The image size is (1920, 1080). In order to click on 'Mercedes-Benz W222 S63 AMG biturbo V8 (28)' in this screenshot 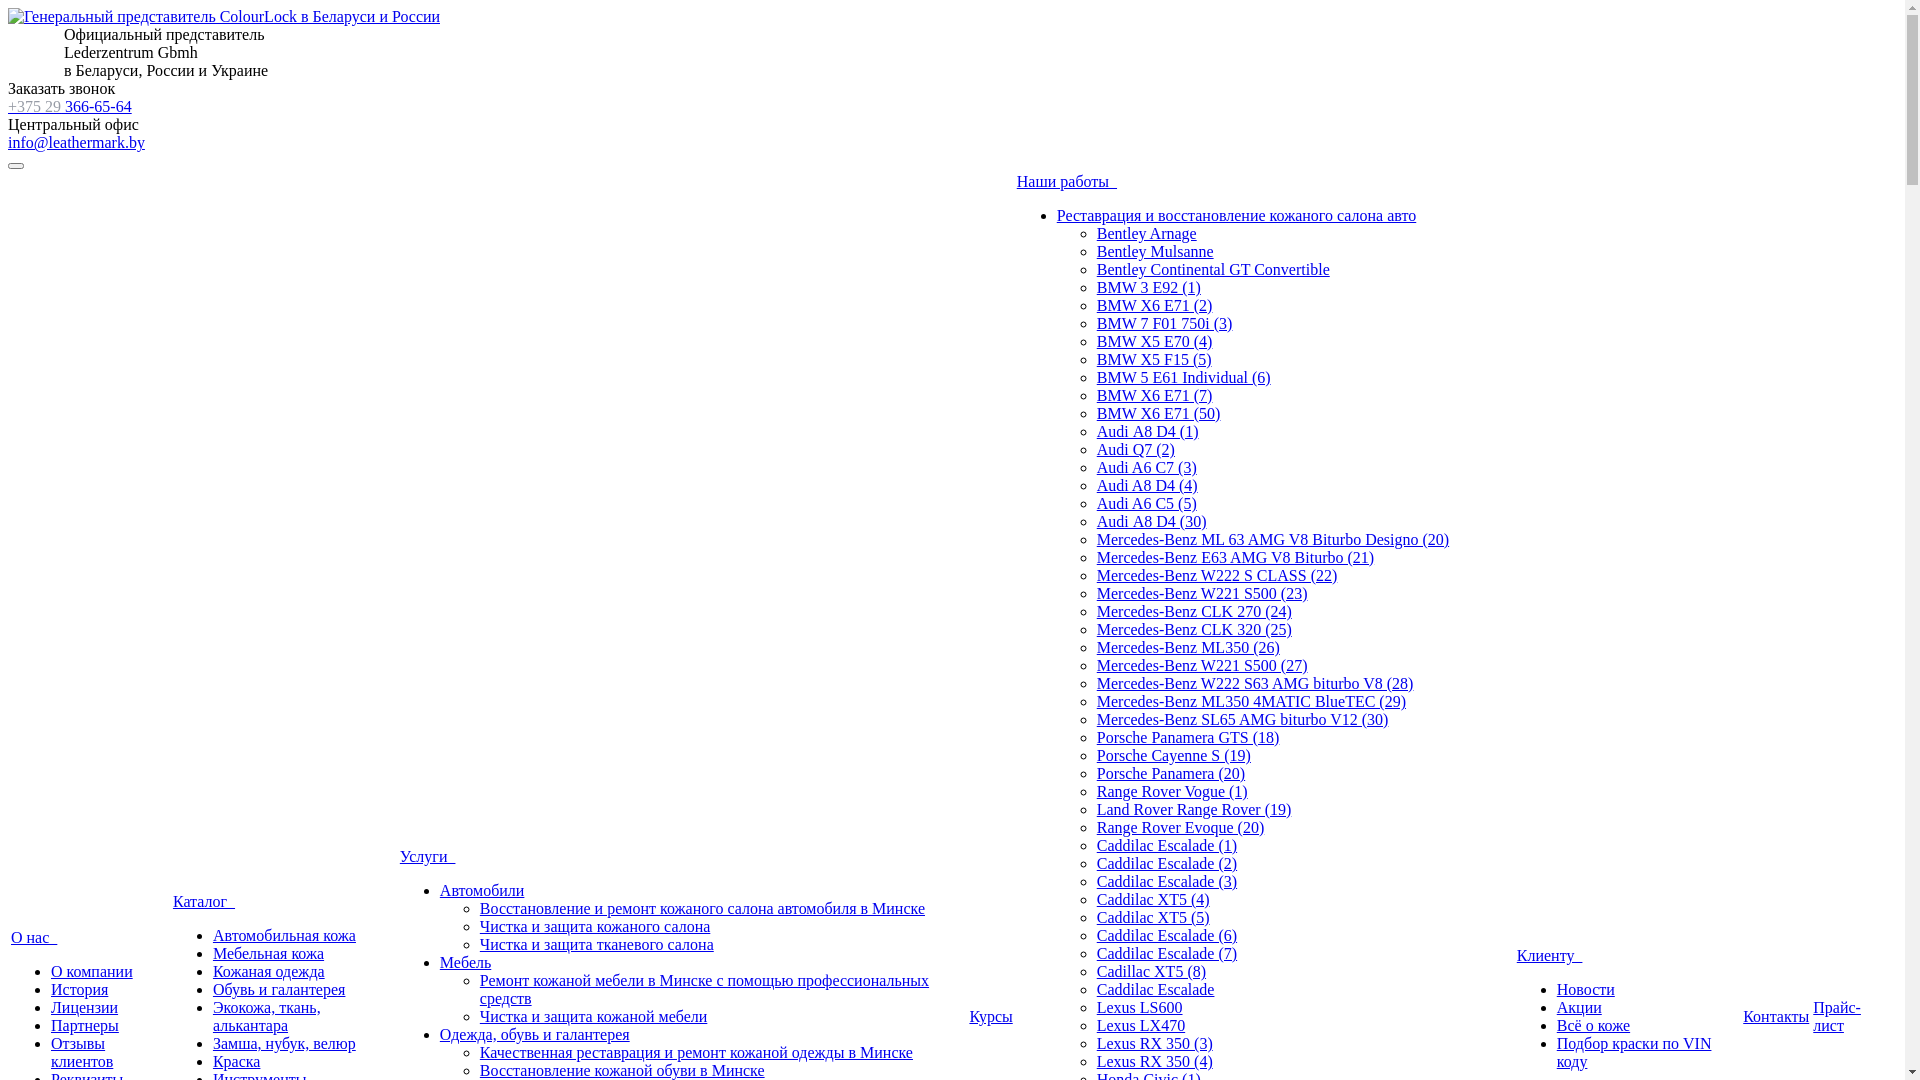, I will do `click(1254, 682)`.